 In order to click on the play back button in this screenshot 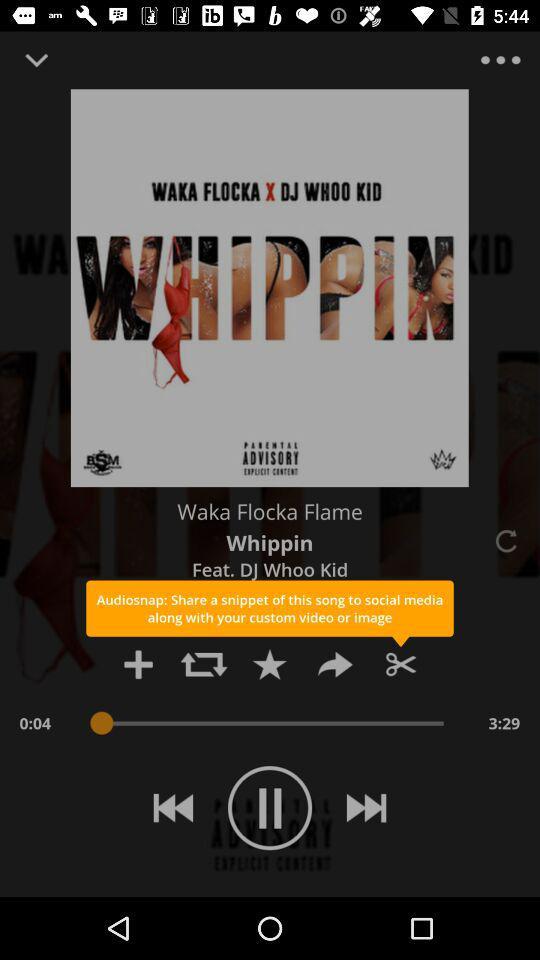, I will do `click(173, 808)`.